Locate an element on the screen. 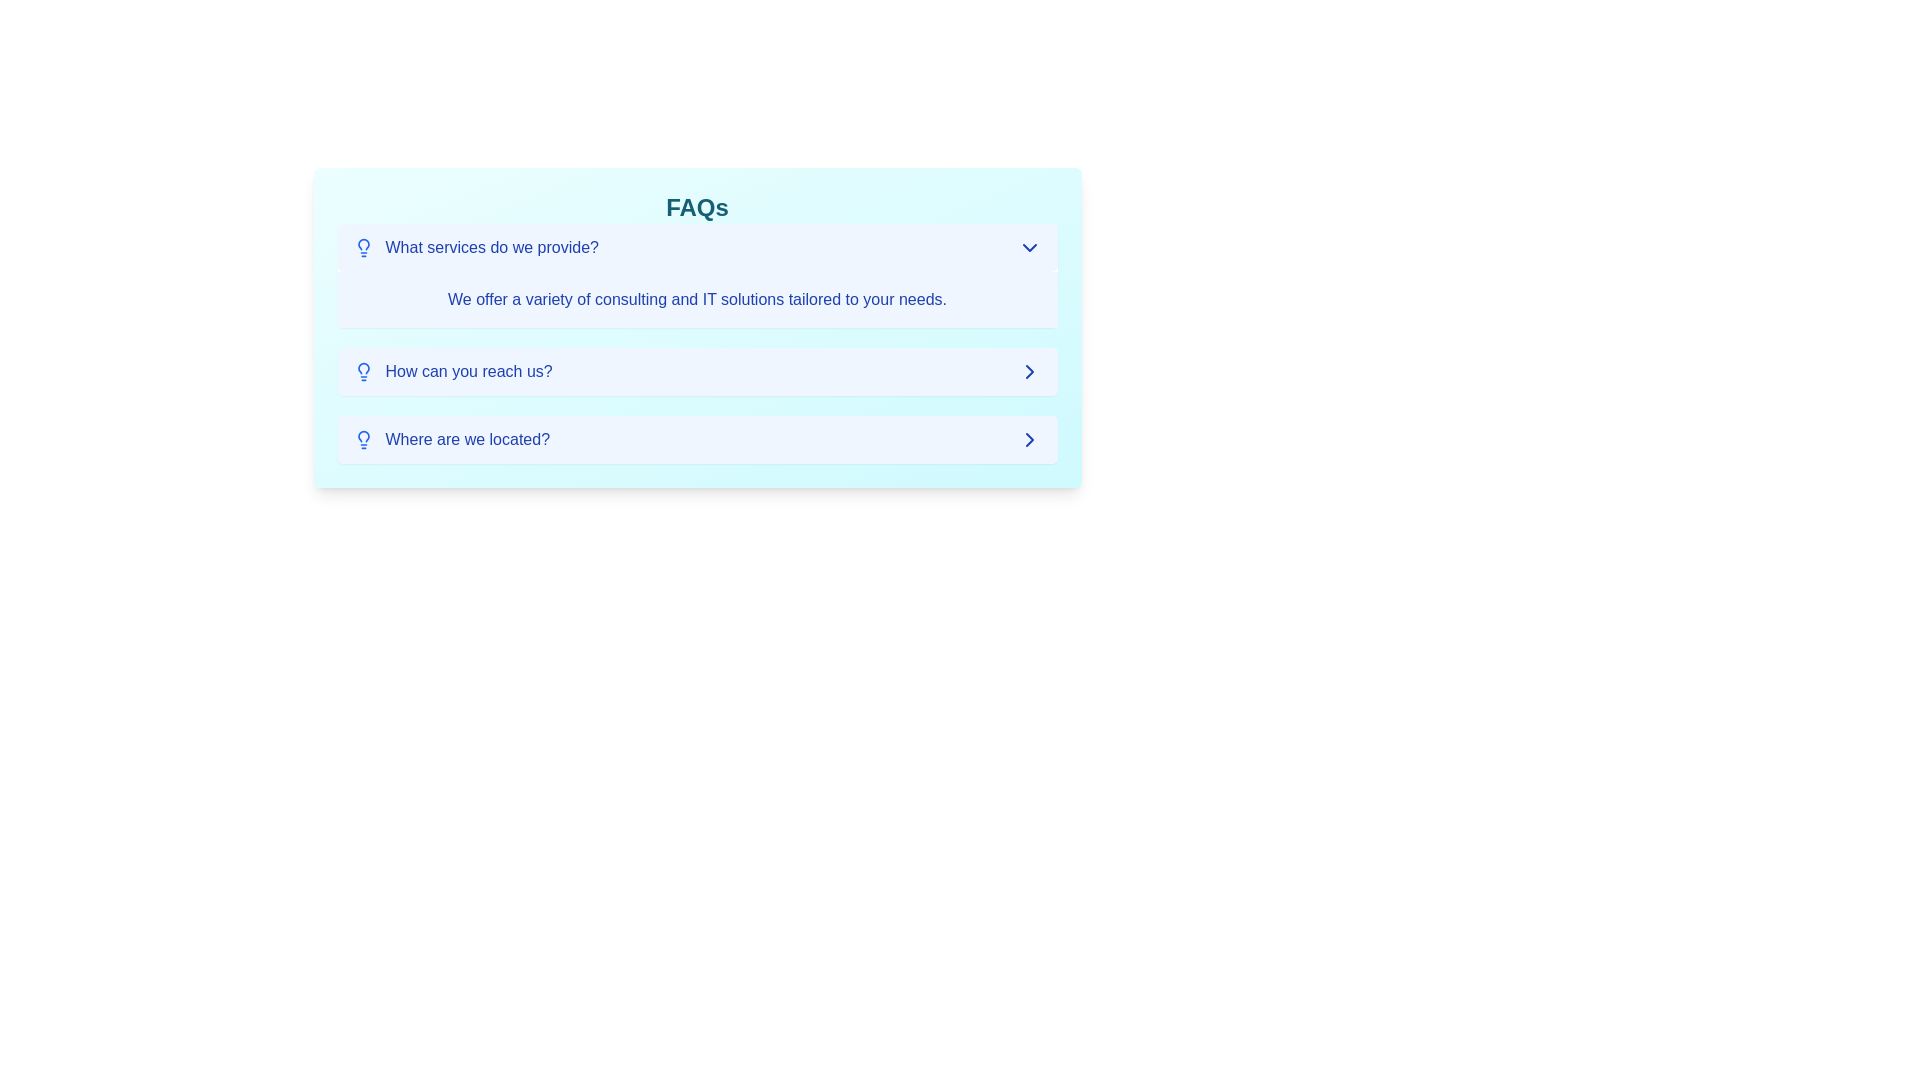 The height and width of the screenshot is (1080, 1920). the toggle arrow icon located at the right of the first FAQ section is located at coordinates (1029, 246).